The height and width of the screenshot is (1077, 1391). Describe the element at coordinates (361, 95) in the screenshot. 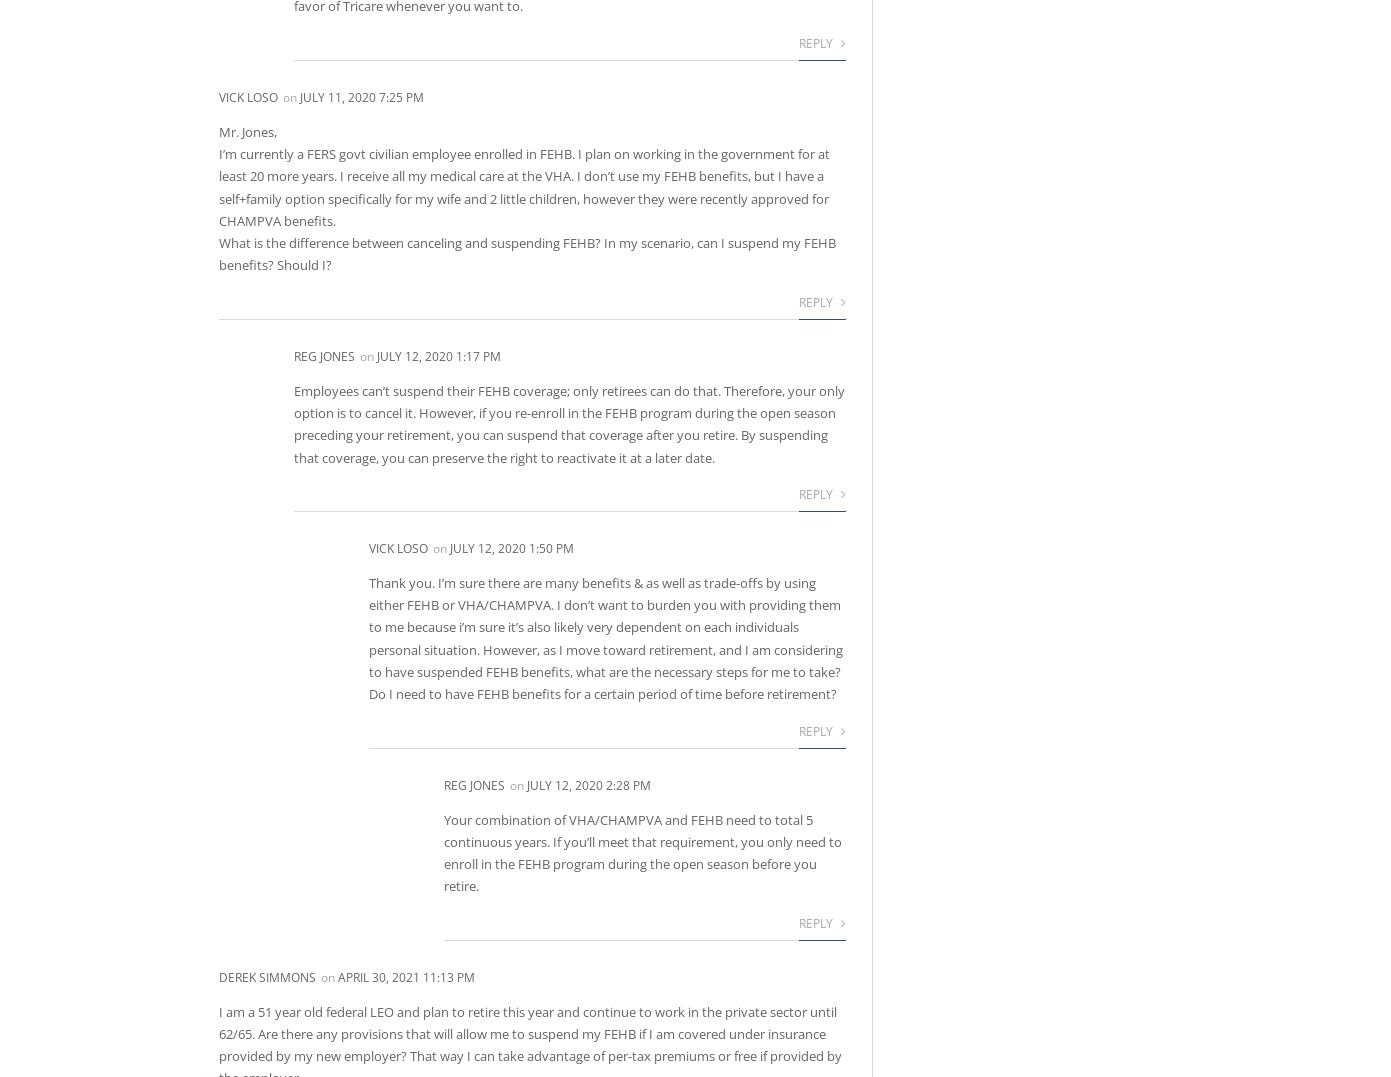

I see `'July 11, 2020 7:25 pm'` at that location.